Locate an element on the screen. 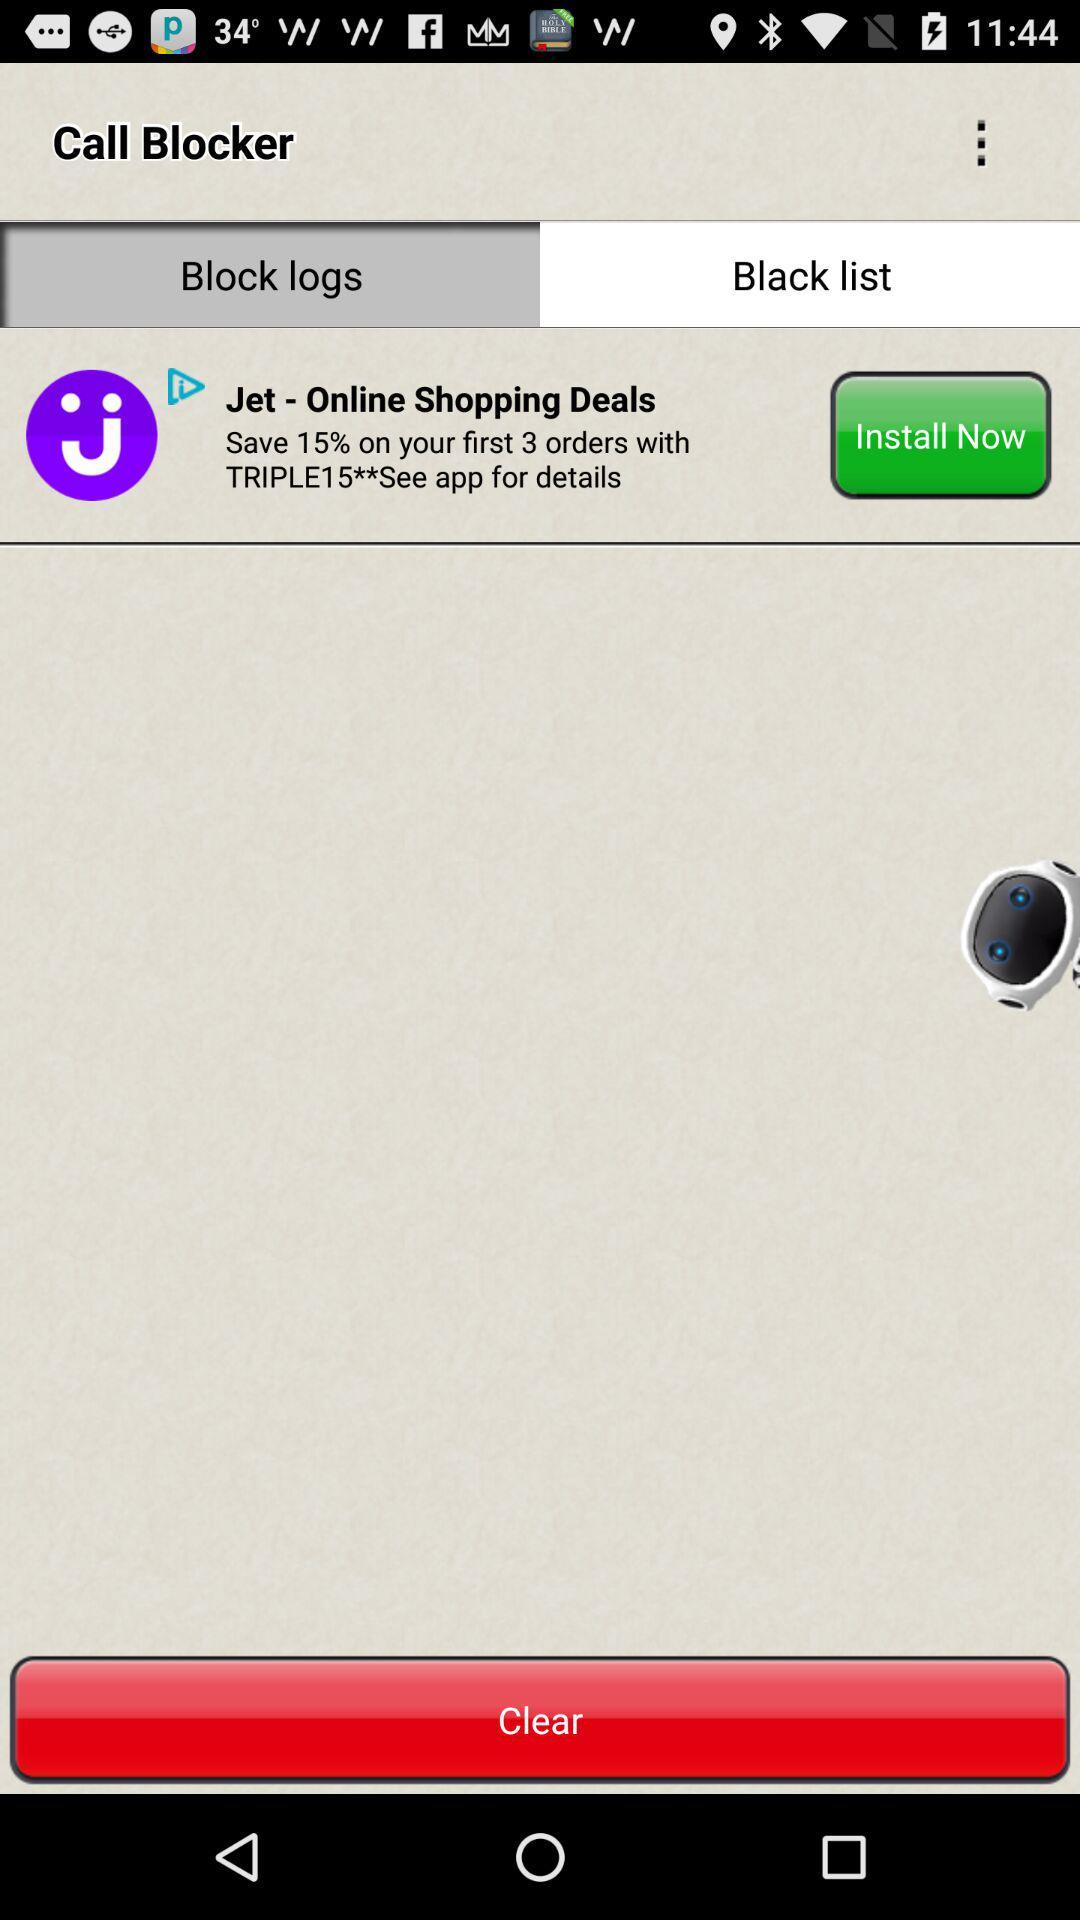  the icon above the clear icon is located at coordinates (91, 434).